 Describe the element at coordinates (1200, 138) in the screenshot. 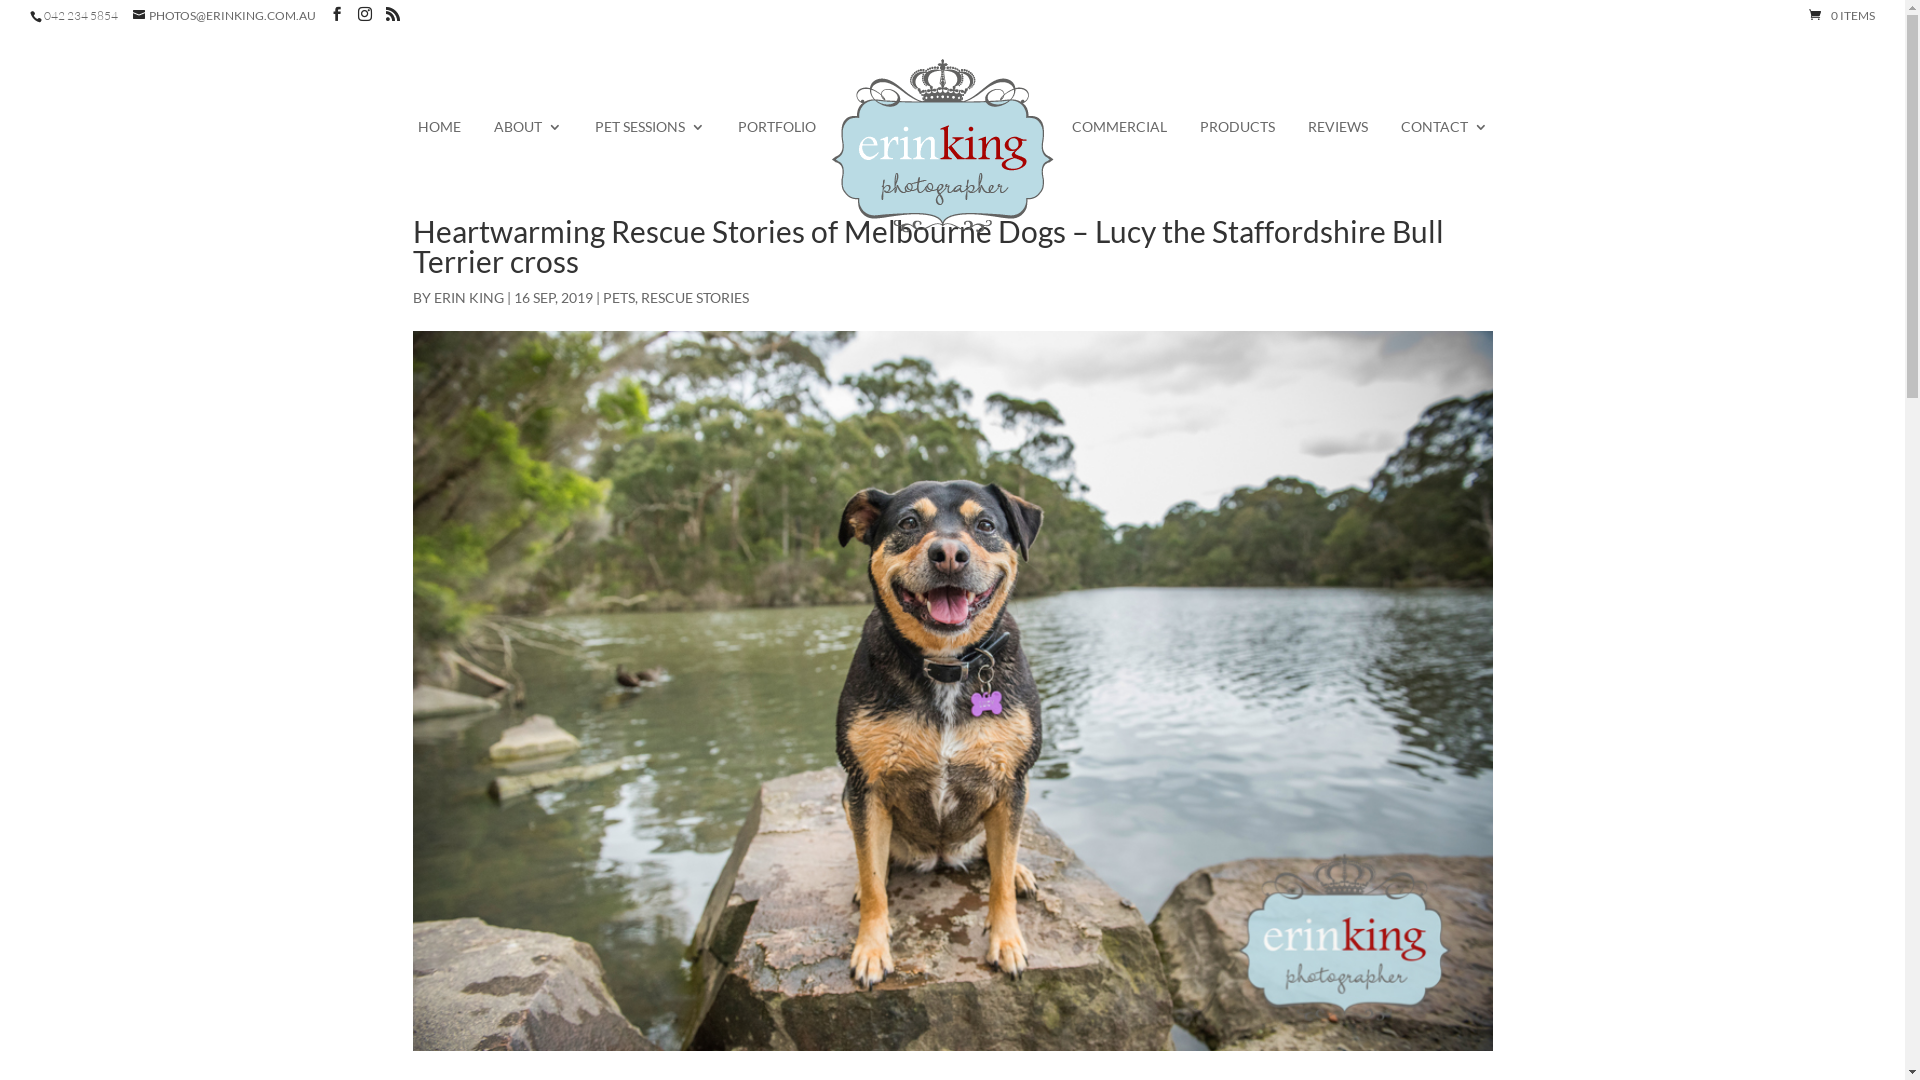

I see `'PRODUCTS'` at that location.